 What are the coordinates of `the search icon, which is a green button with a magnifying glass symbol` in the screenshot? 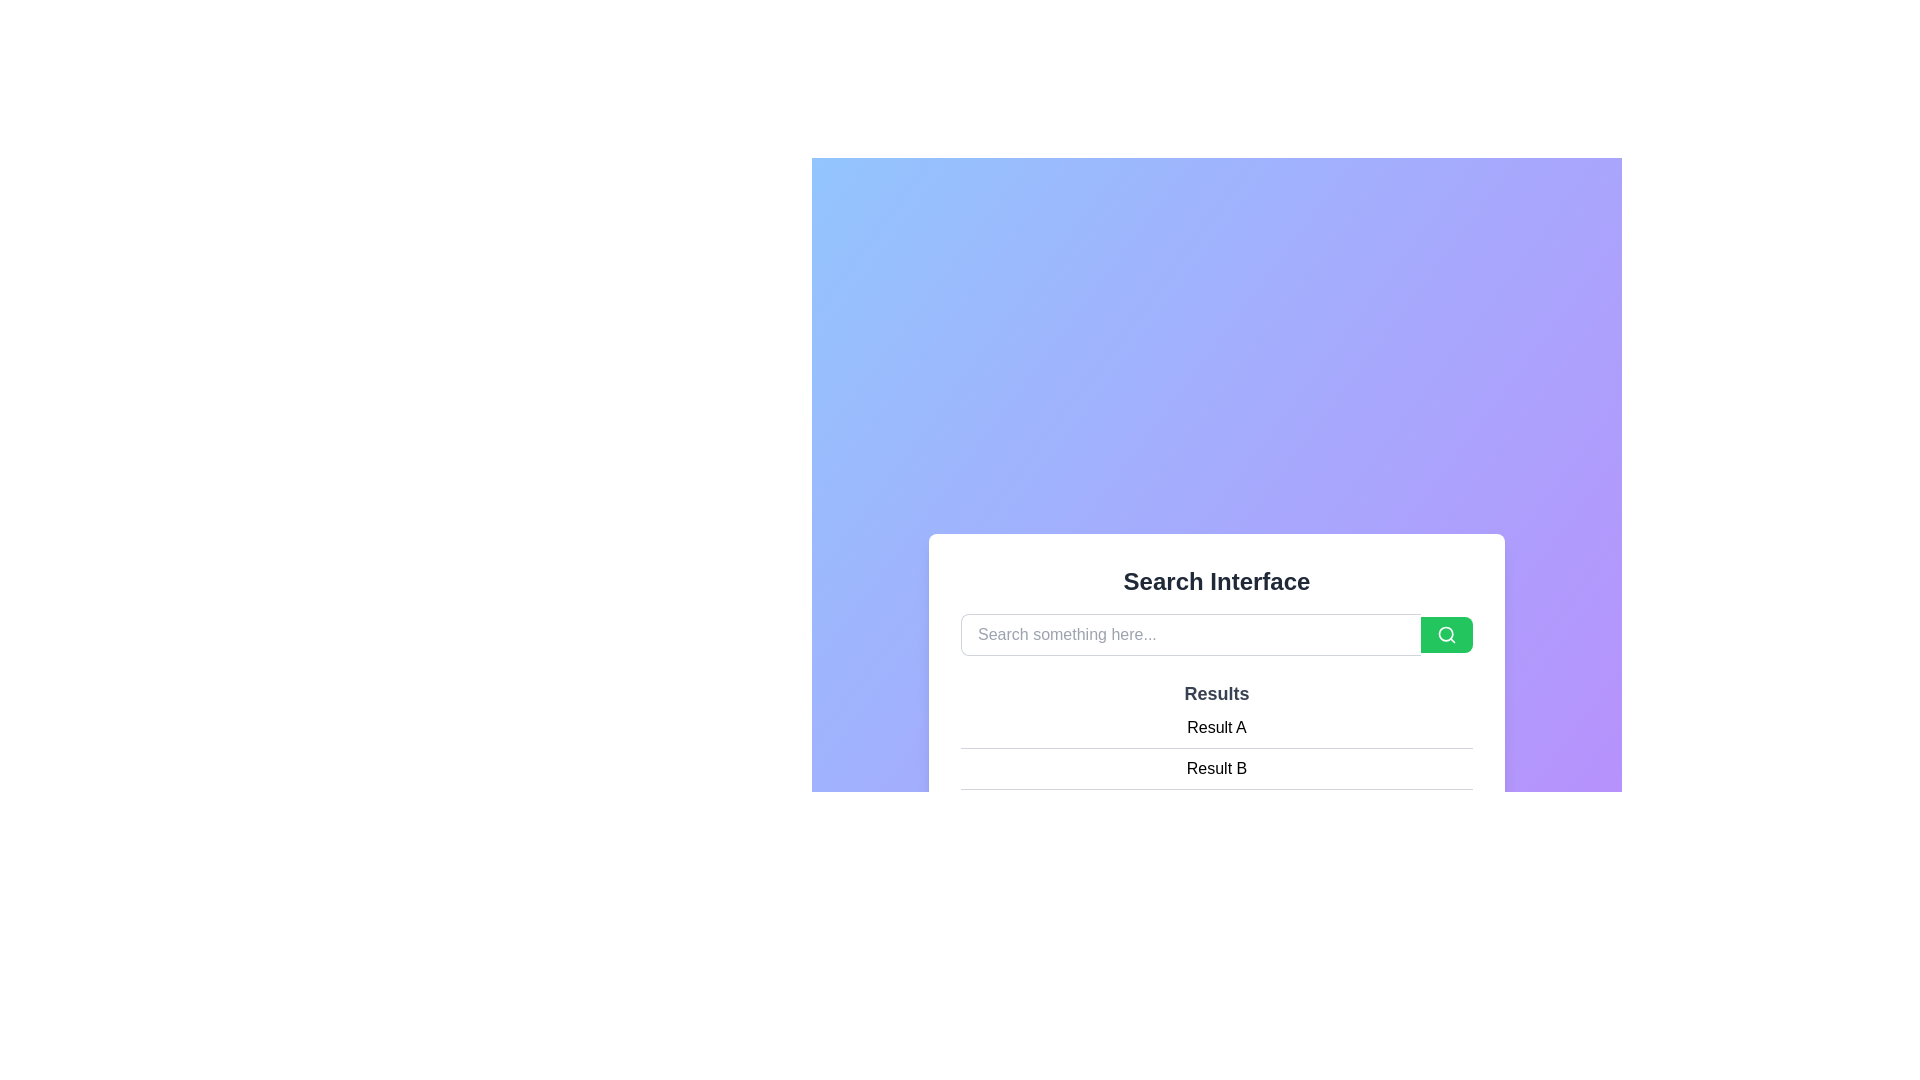 It's located at (1446, 635).